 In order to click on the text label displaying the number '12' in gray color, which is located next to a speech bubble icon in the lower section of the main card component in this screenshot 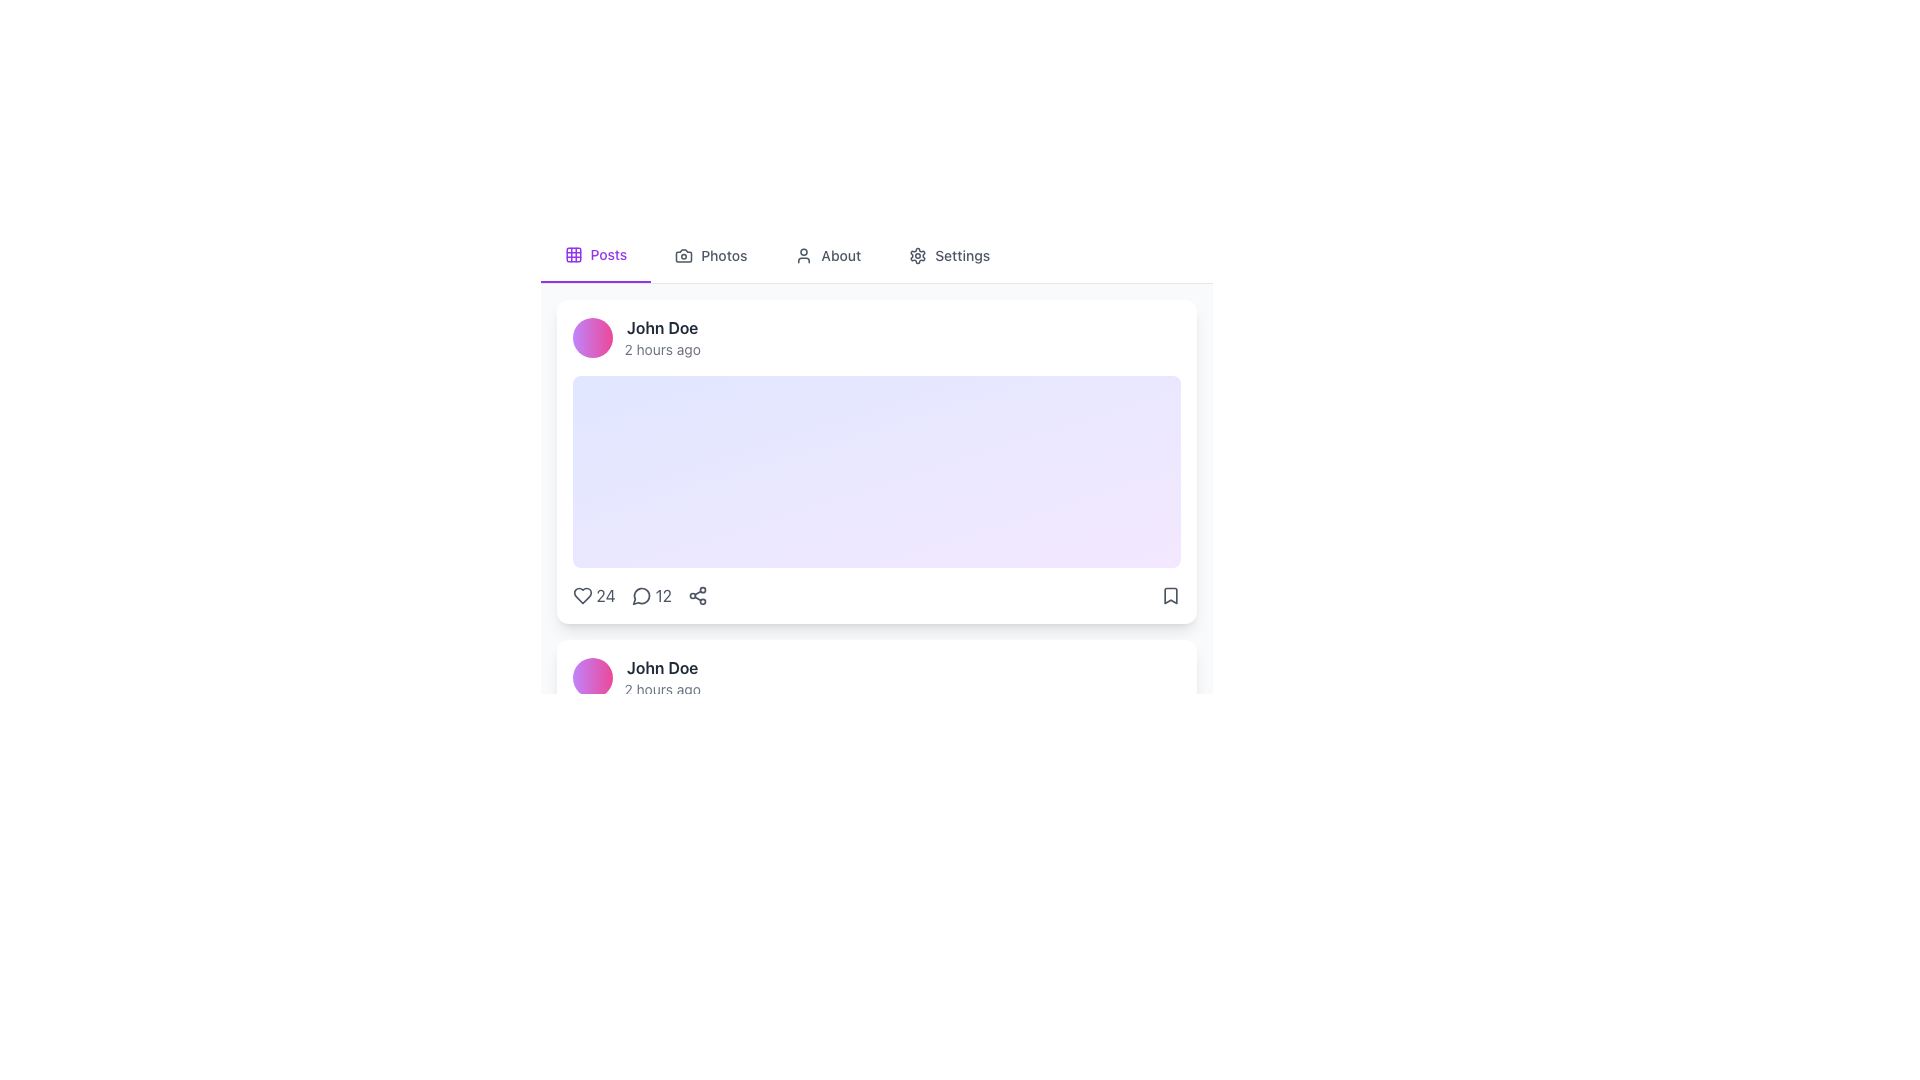, I will do `click(663, 595)`.